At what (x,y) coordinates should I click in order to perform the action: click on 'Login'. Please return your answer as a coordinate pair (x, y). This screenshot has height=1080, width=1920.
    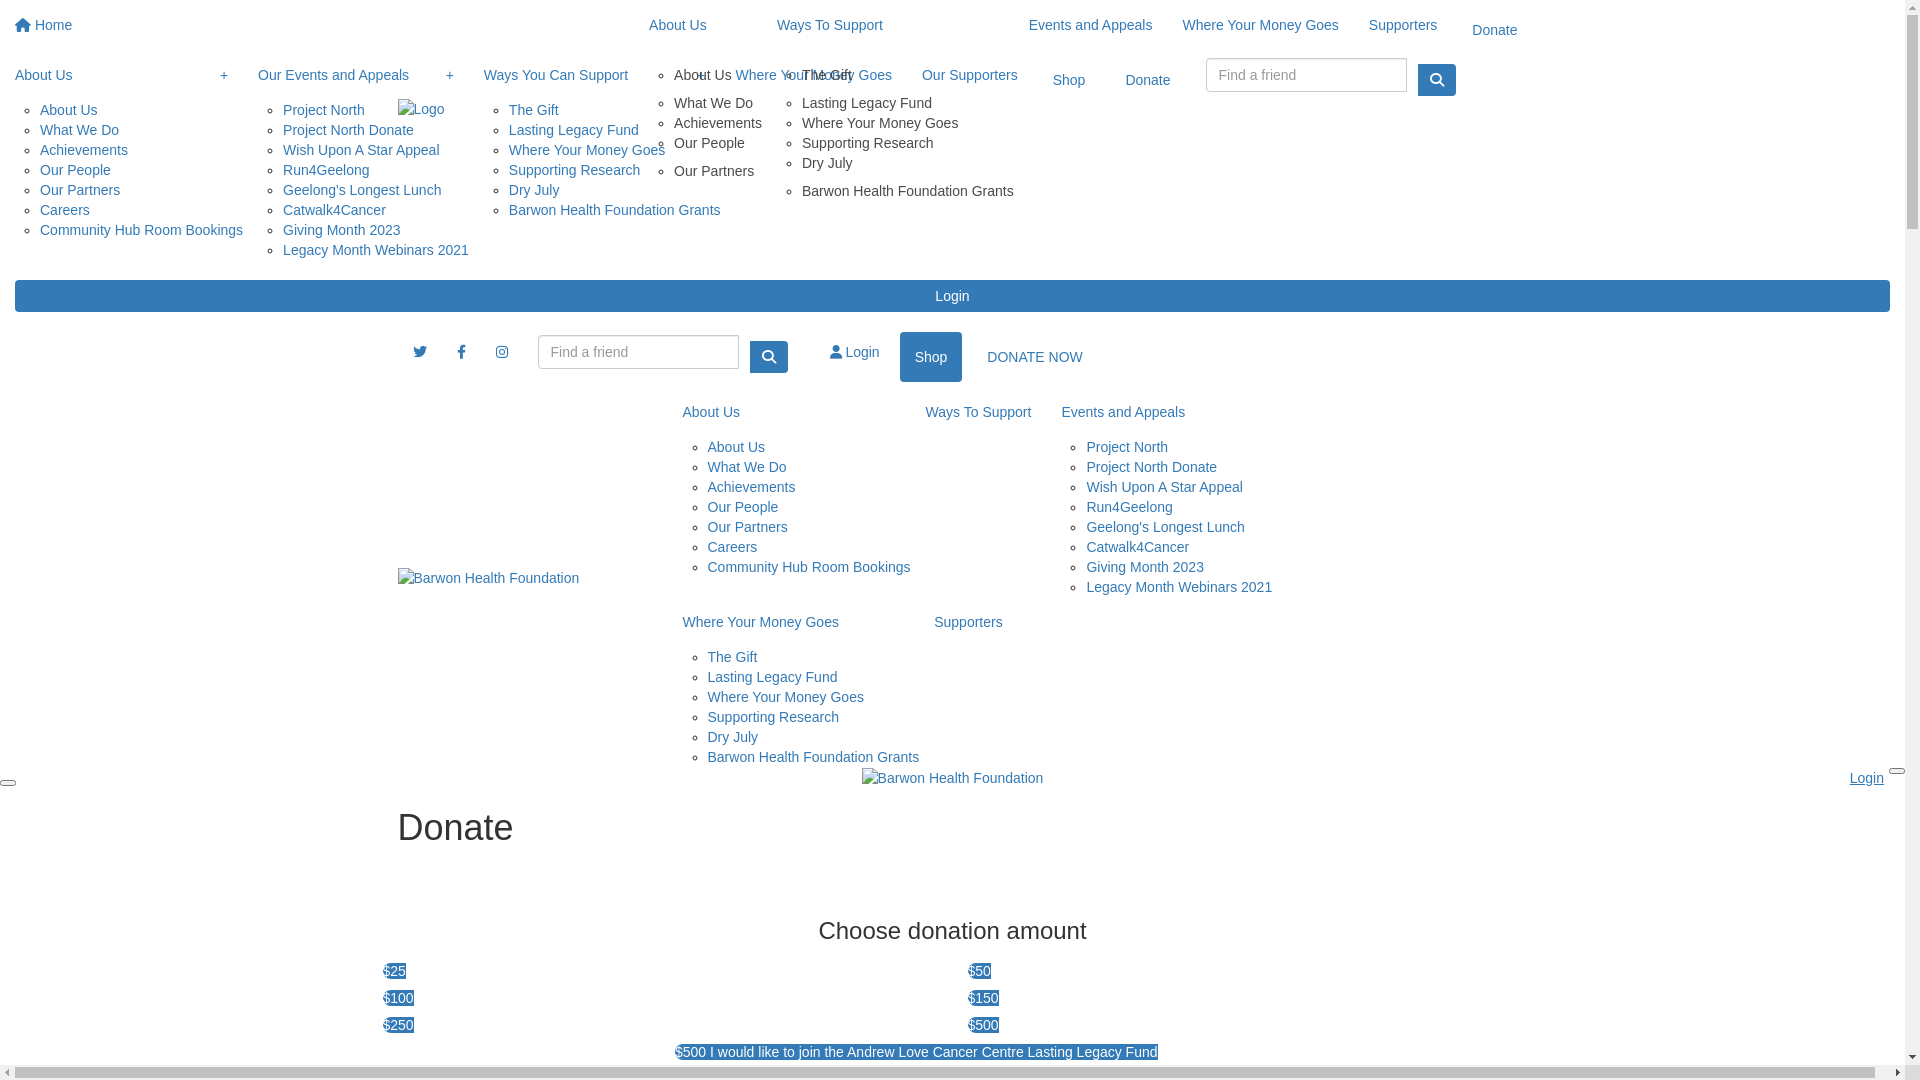
    Looking at the image, I should click on (1866, 777).